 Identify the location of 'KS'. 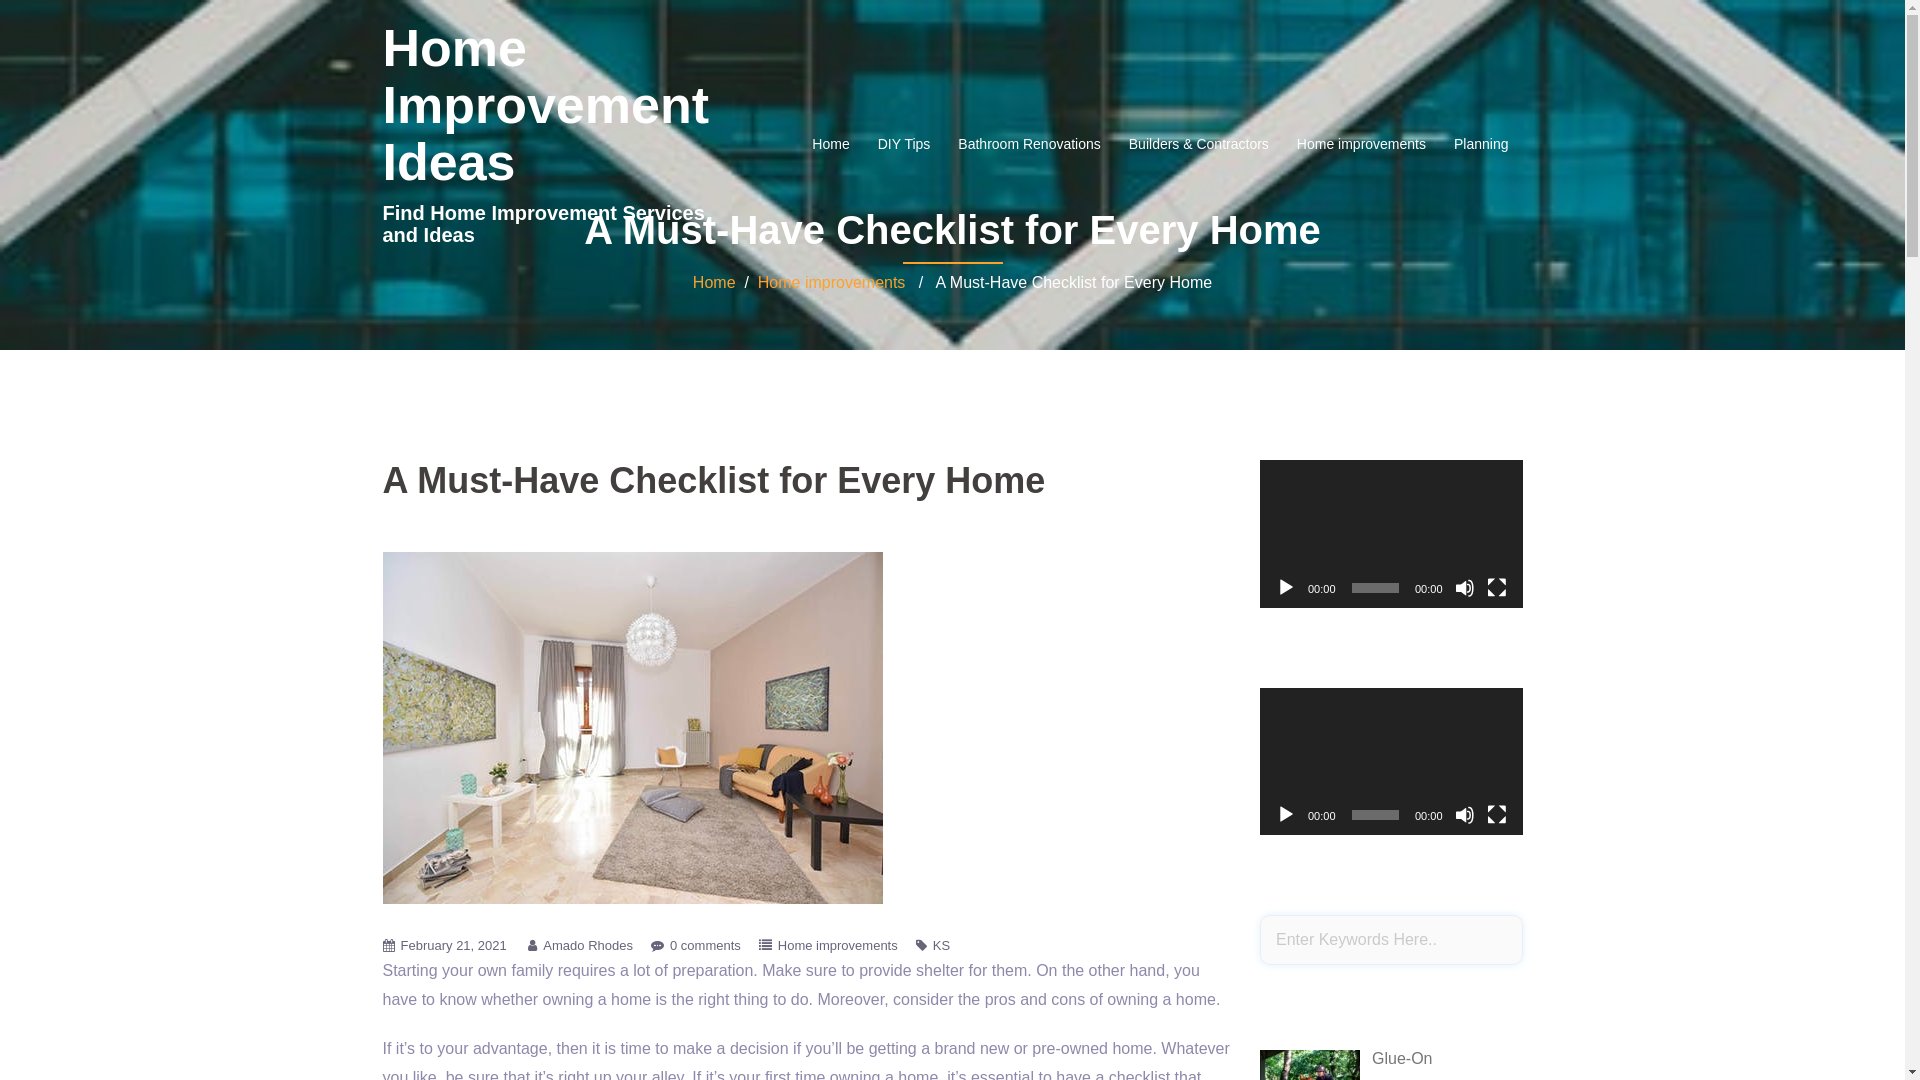
(940, 945).